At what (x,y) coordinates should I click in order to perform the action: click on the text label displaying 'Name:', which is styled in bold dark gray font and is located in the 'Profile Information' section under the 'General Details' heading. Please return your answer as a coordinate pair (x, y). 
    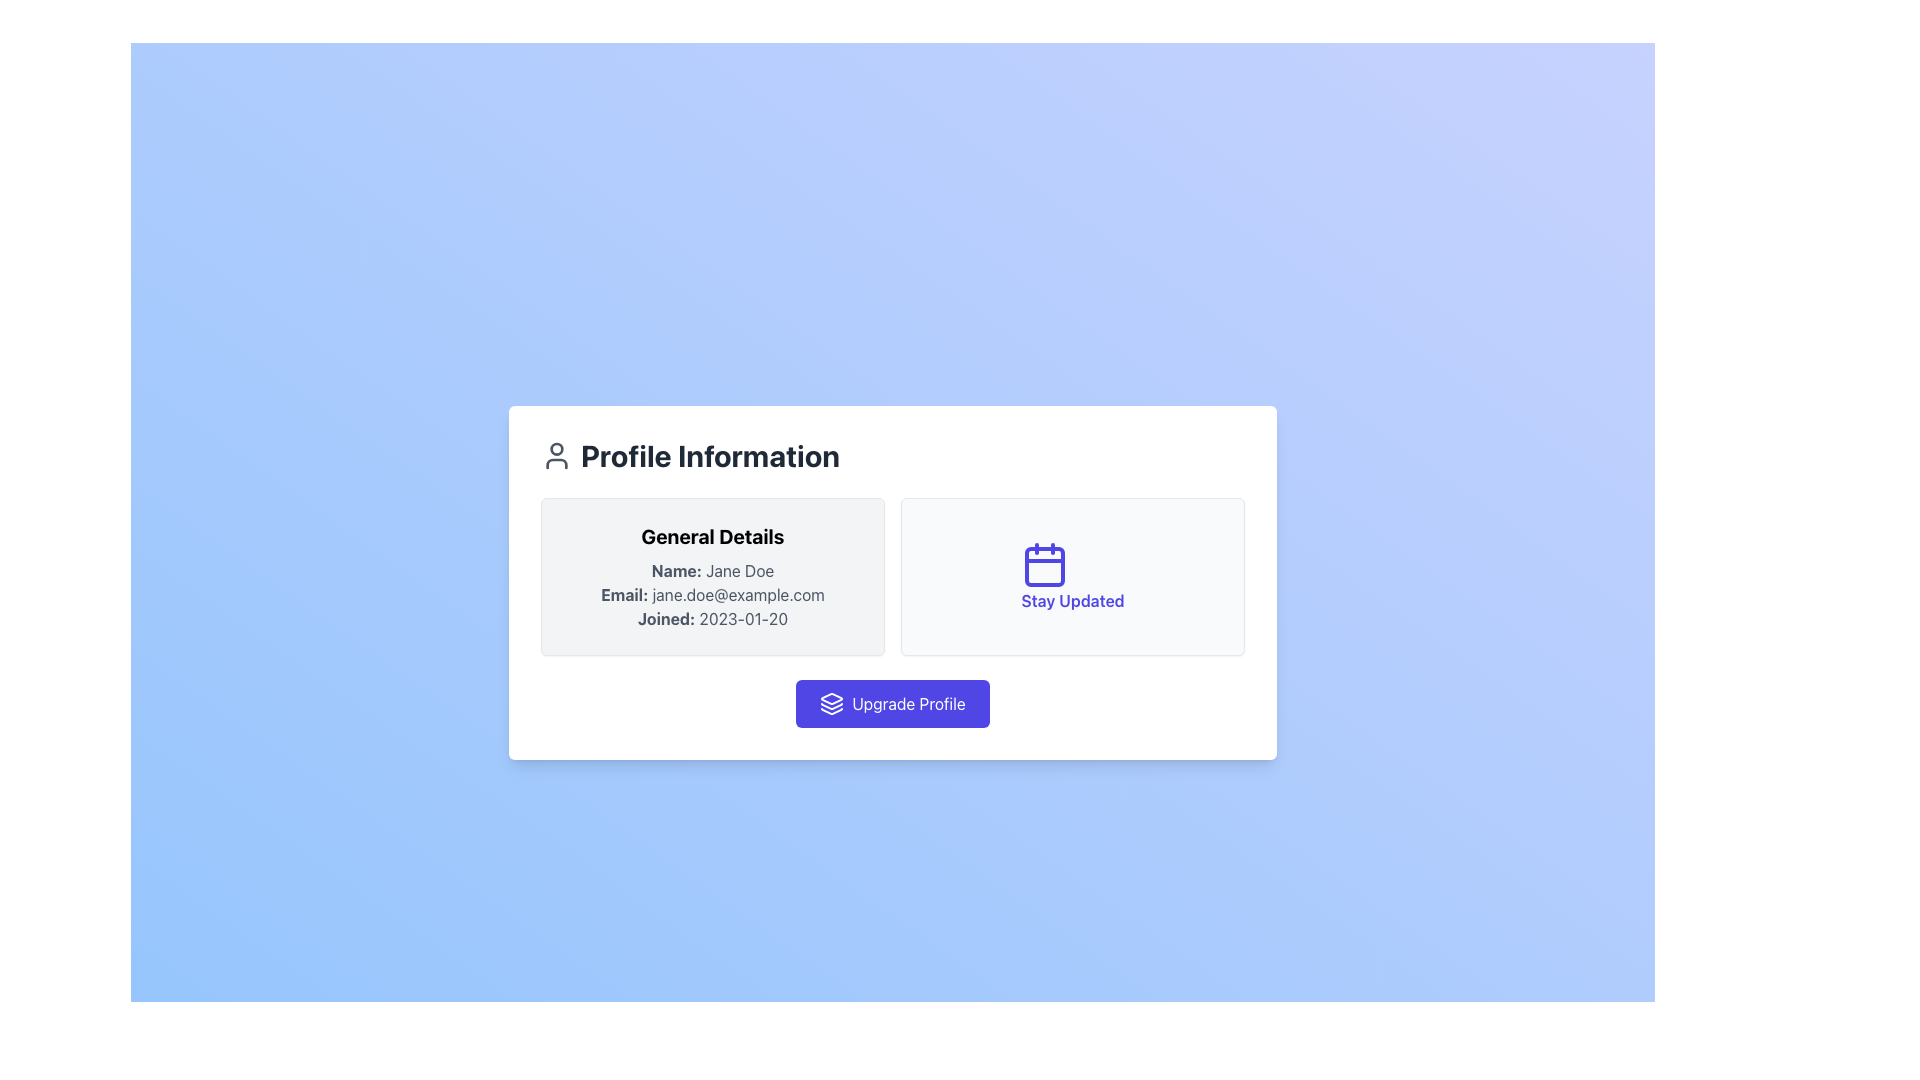
    Looking at the image, I should click on (676, 570).